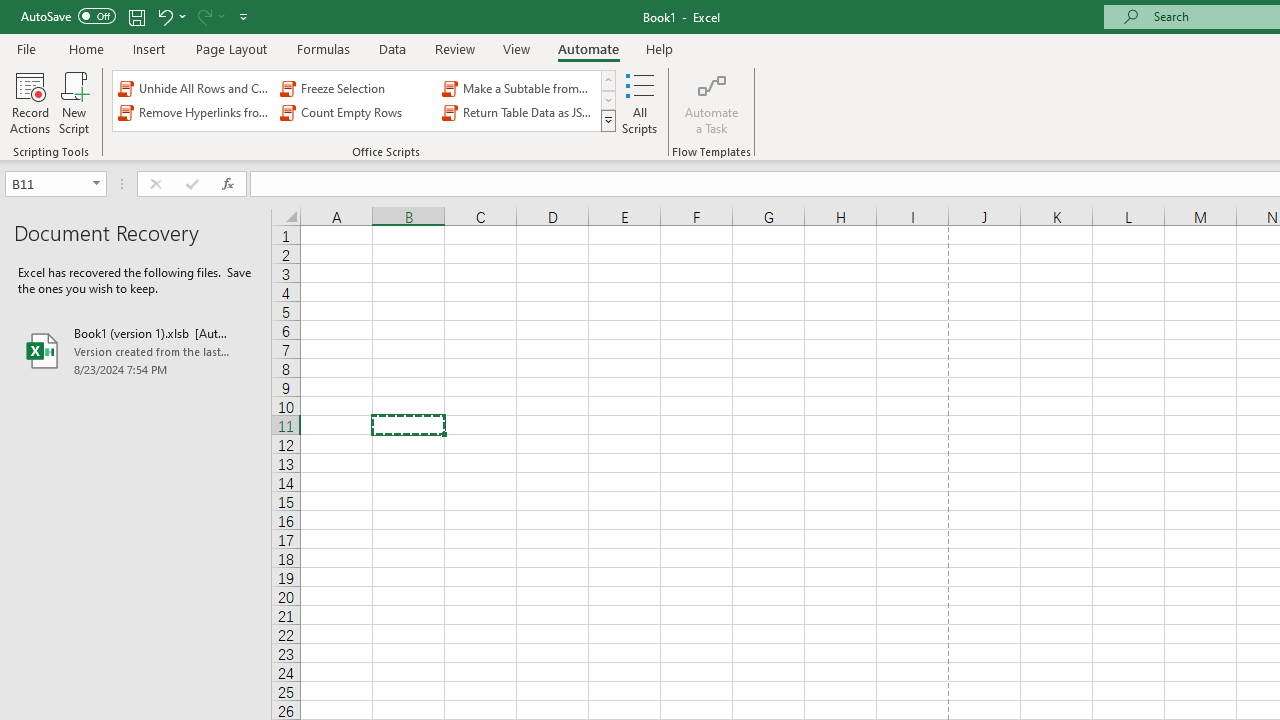 This screenshot has height=720, width=1280. I want to click on 'Unhide All Rows and Columns', so click(195, 87).